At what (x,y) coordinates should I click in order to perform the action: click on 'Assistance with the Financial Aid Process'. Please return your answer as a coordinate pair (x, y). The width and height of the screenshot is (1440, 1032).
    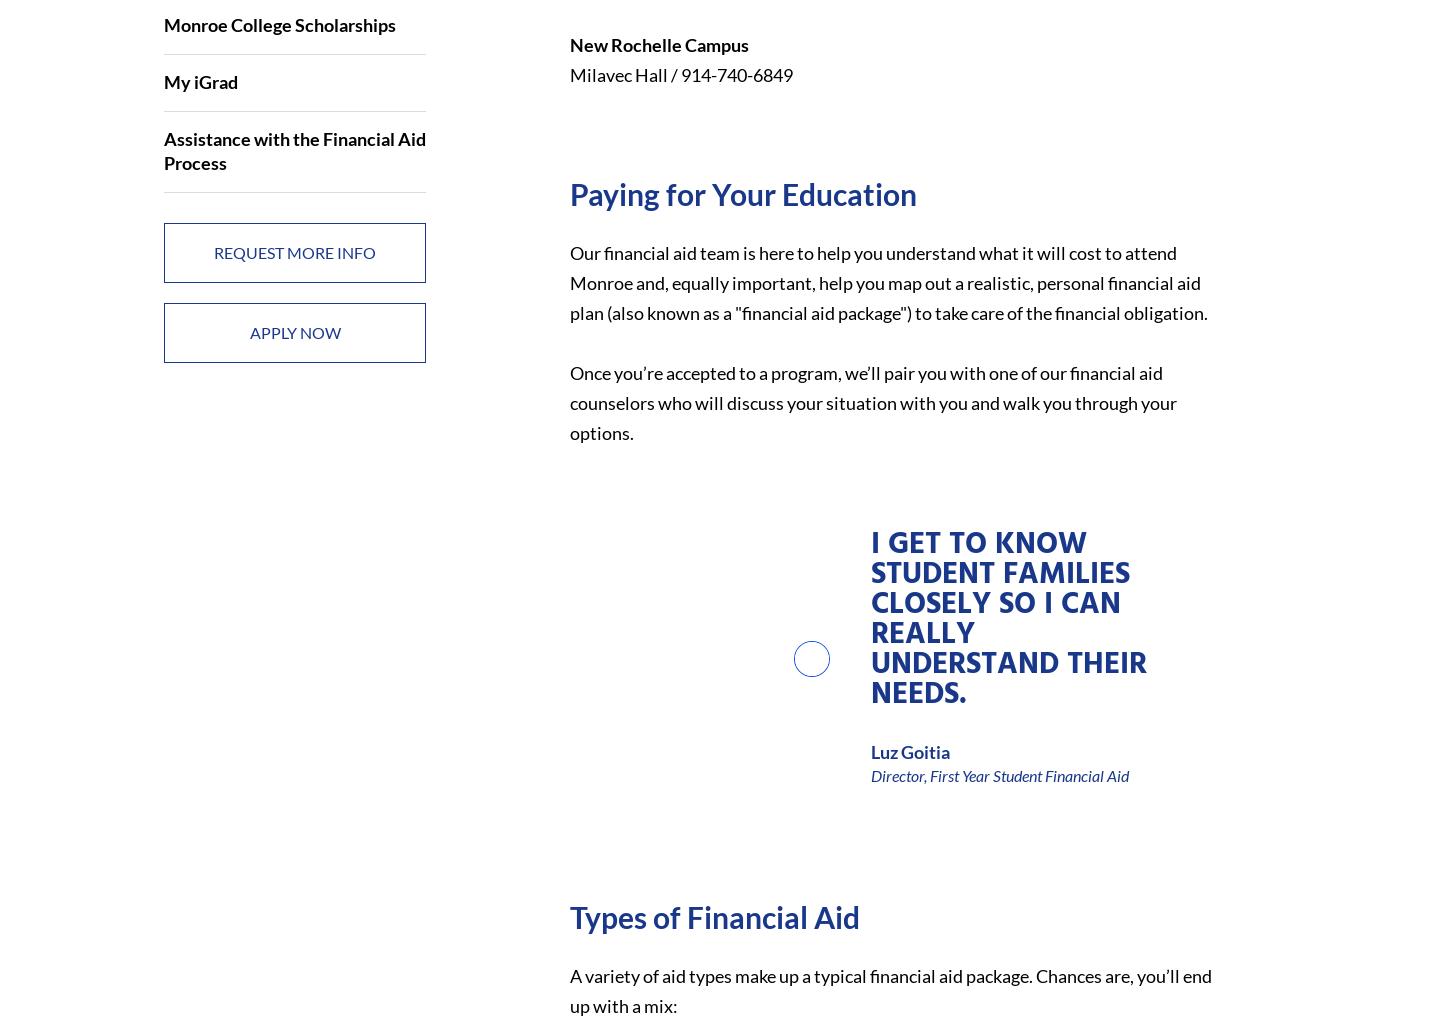
    Looking at the image, I should click on (293, 148).